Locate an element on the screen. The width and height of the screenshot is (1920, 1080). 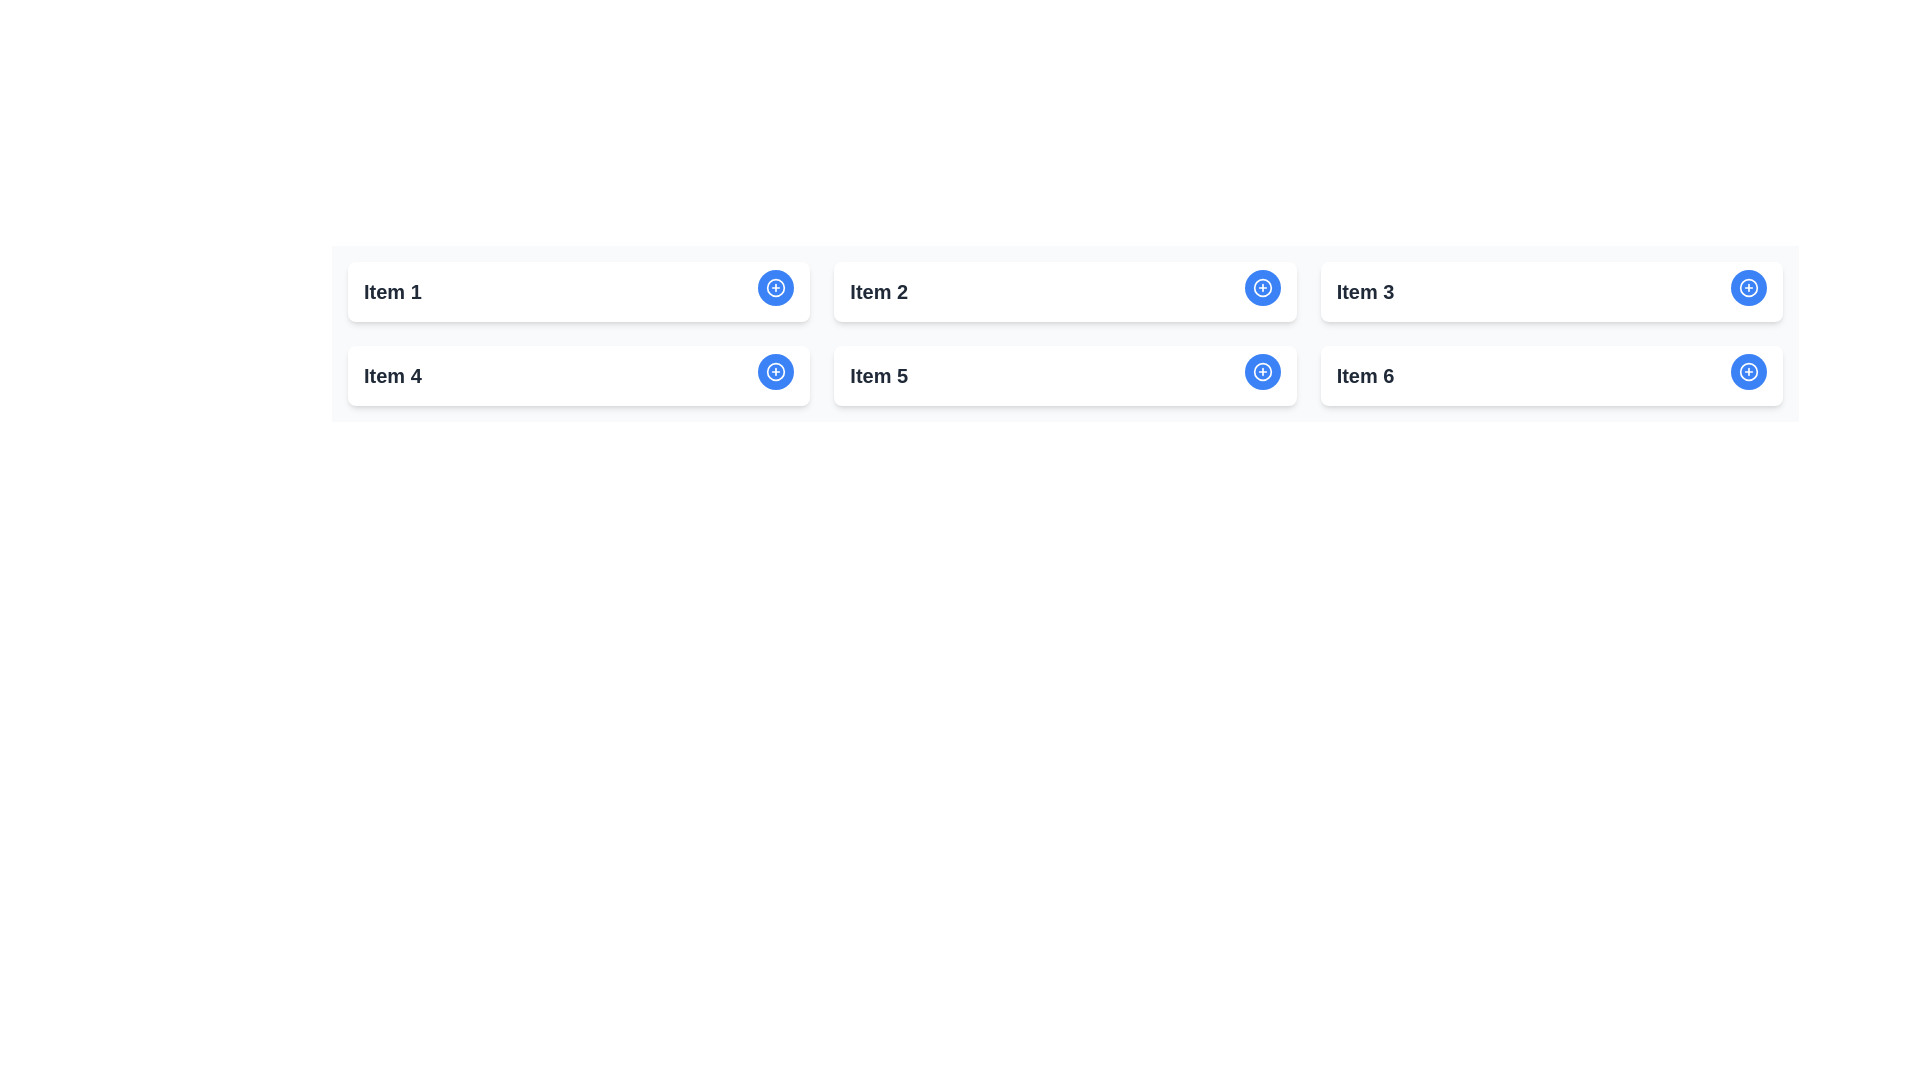
the button in the bottom-right corner of the 'Item 3' card is located at coordinates (1747, 288).